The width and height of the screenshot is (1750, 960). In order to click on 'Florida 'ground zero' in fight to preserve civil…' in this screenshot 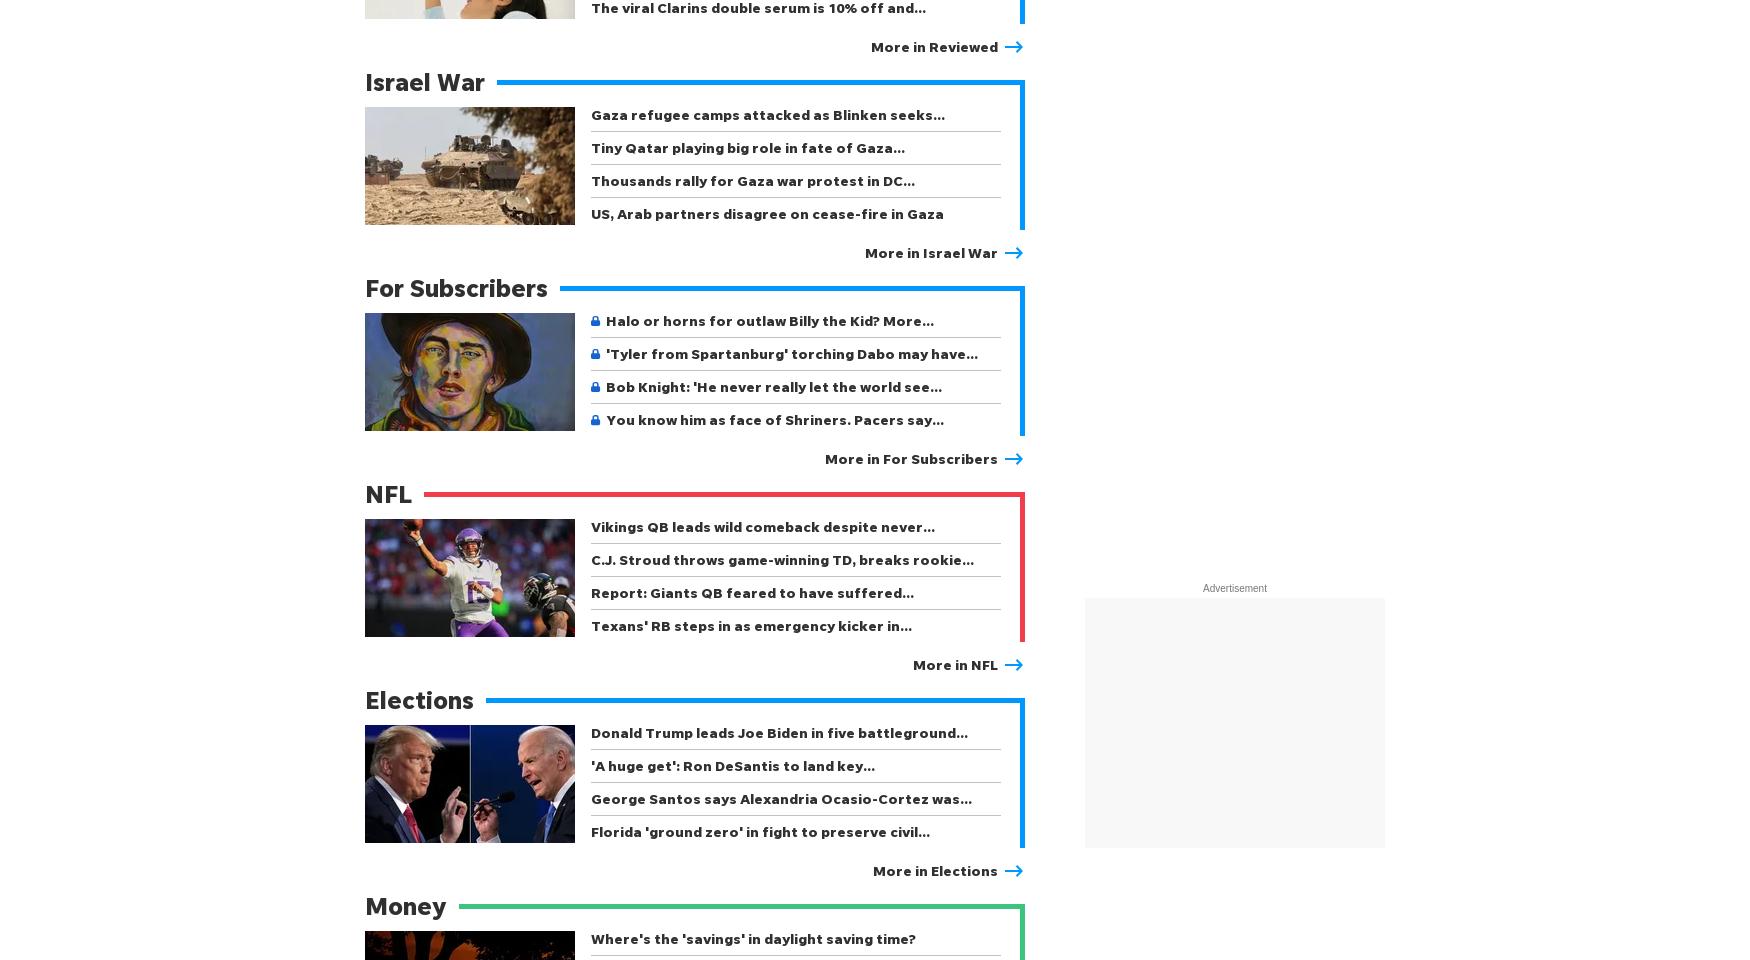, I will do `click(759, 831)`.